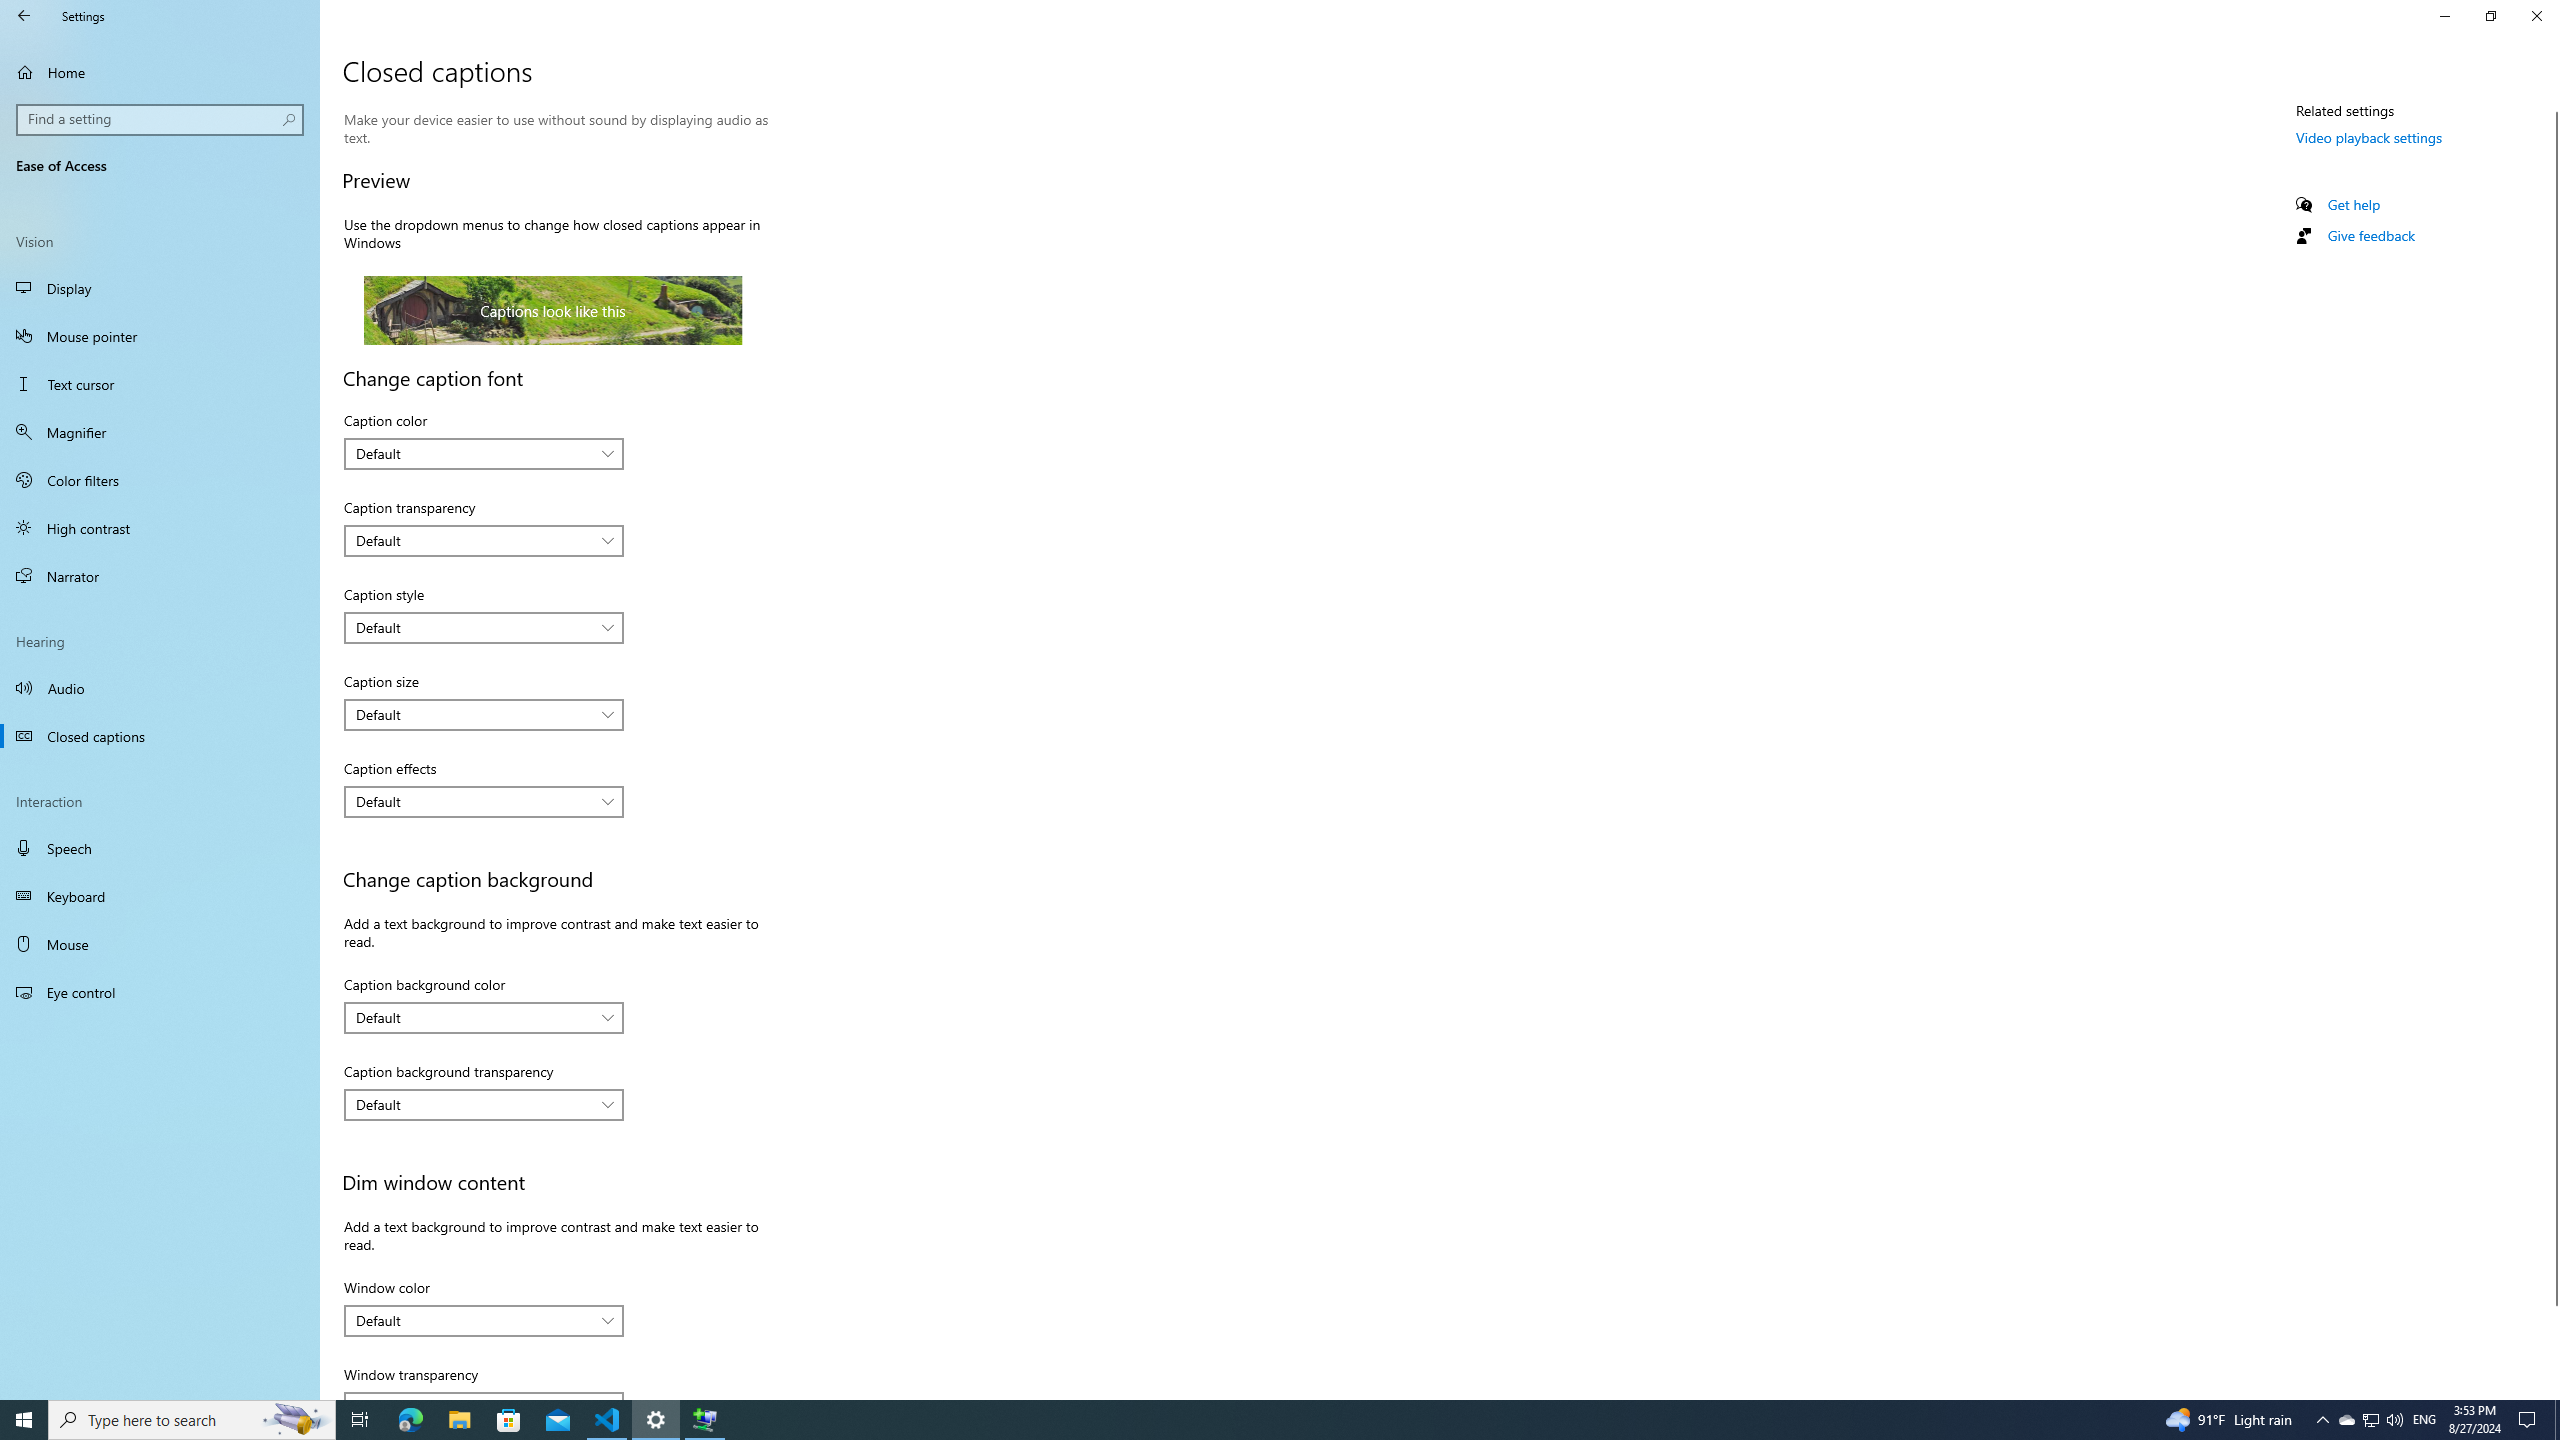  I want to click on 'Caption color', so click(482, 452).